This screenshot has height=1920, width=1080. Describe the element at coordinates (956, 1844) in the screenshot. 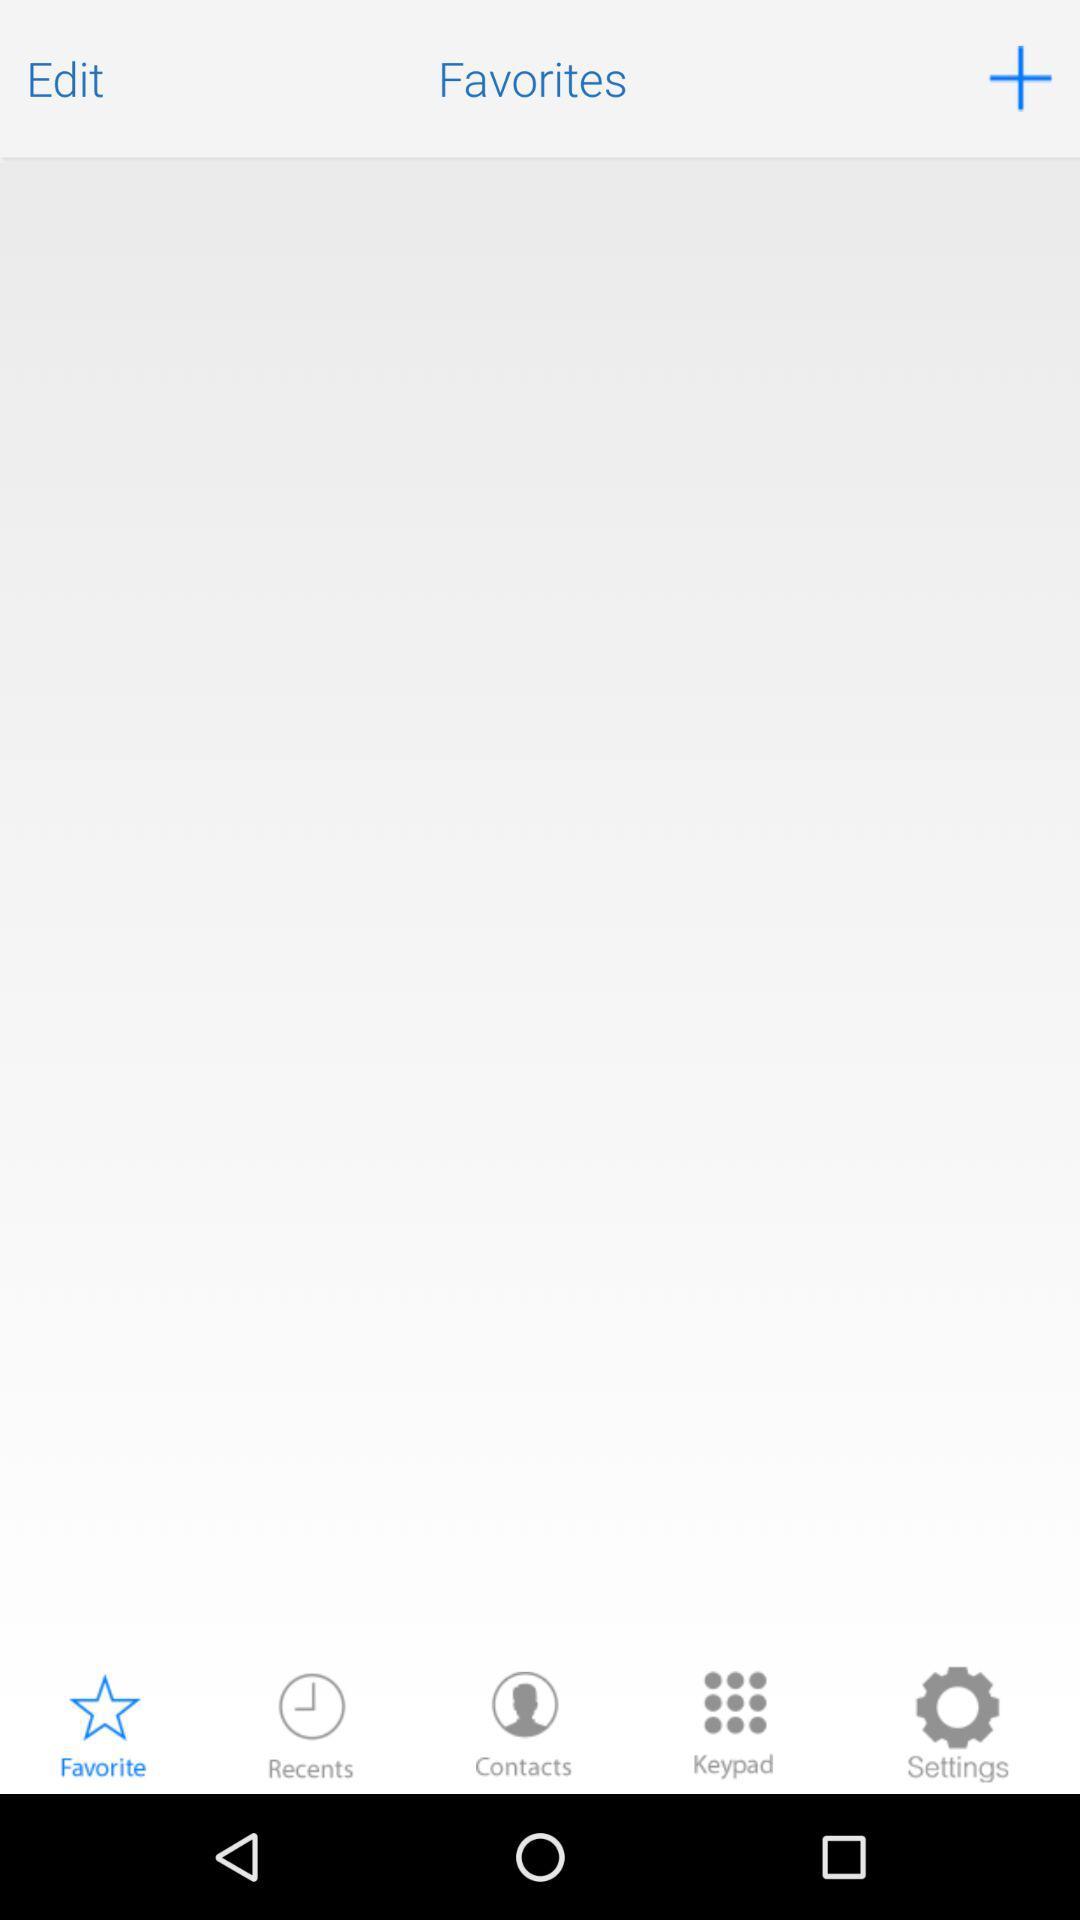

I see `the settings icon` at that location.